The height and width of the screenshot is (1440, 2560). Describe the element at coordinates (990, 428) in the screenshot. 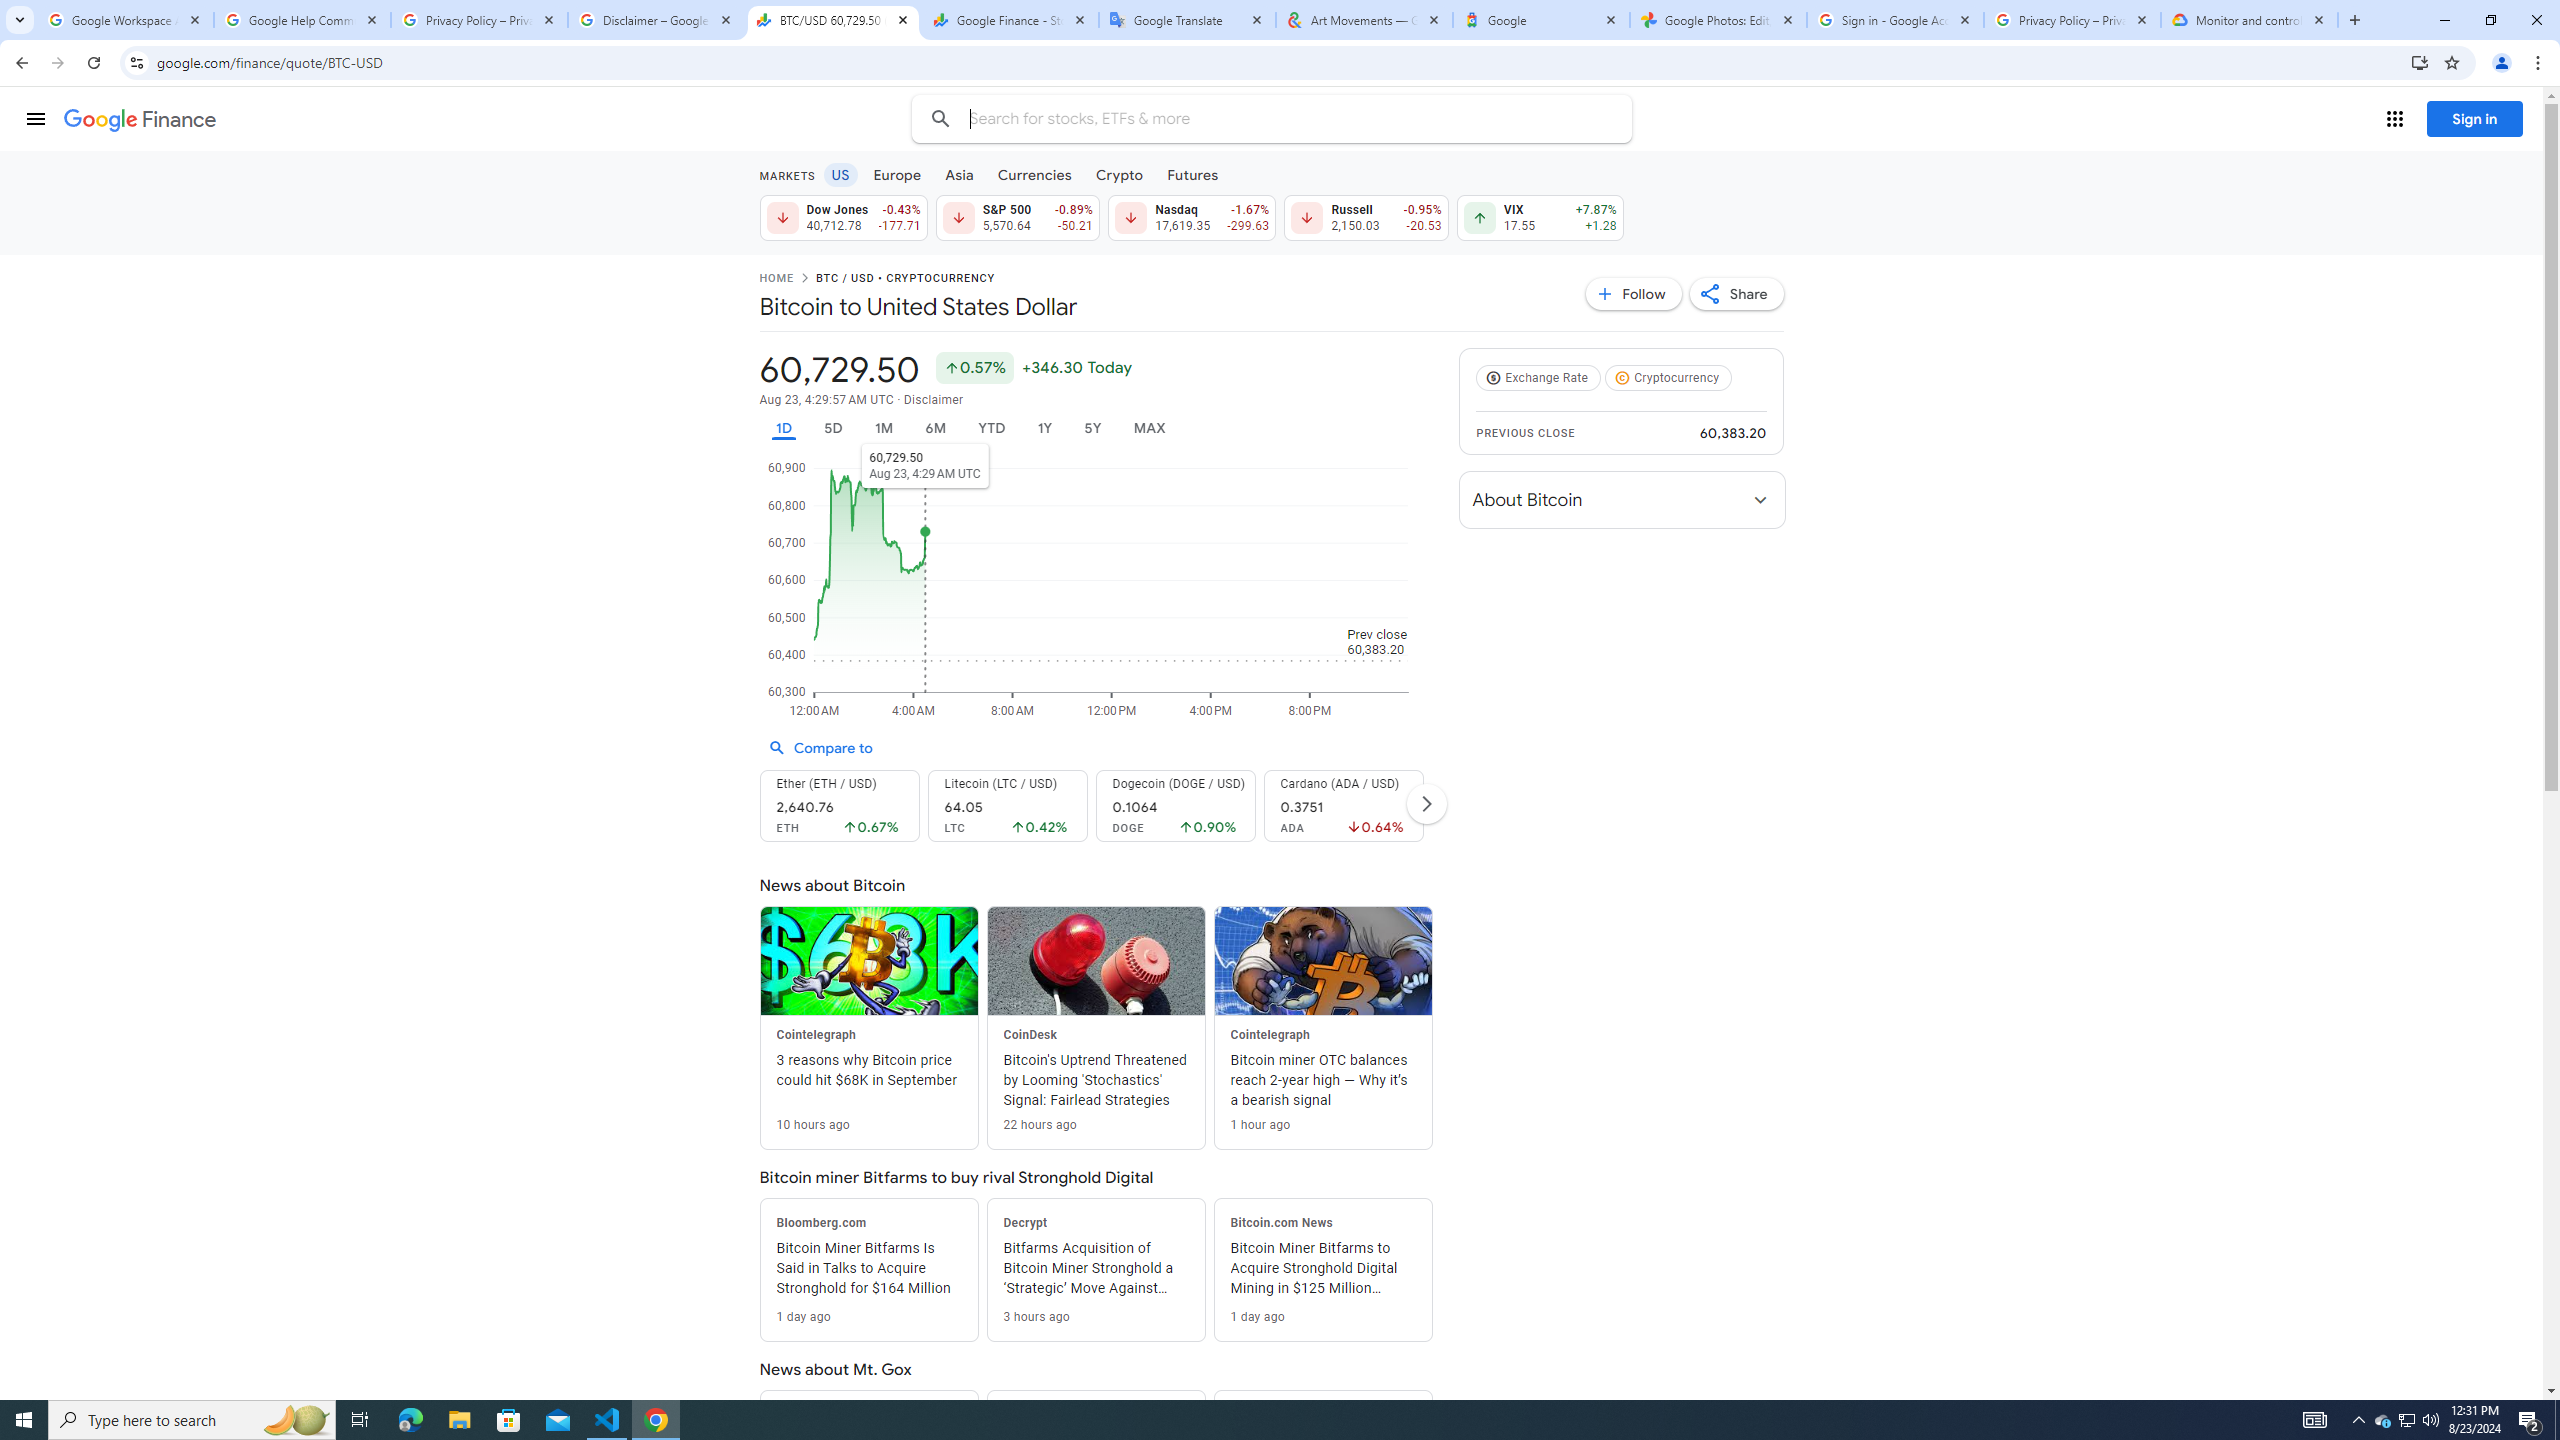

I see `'YTD'` at that location.